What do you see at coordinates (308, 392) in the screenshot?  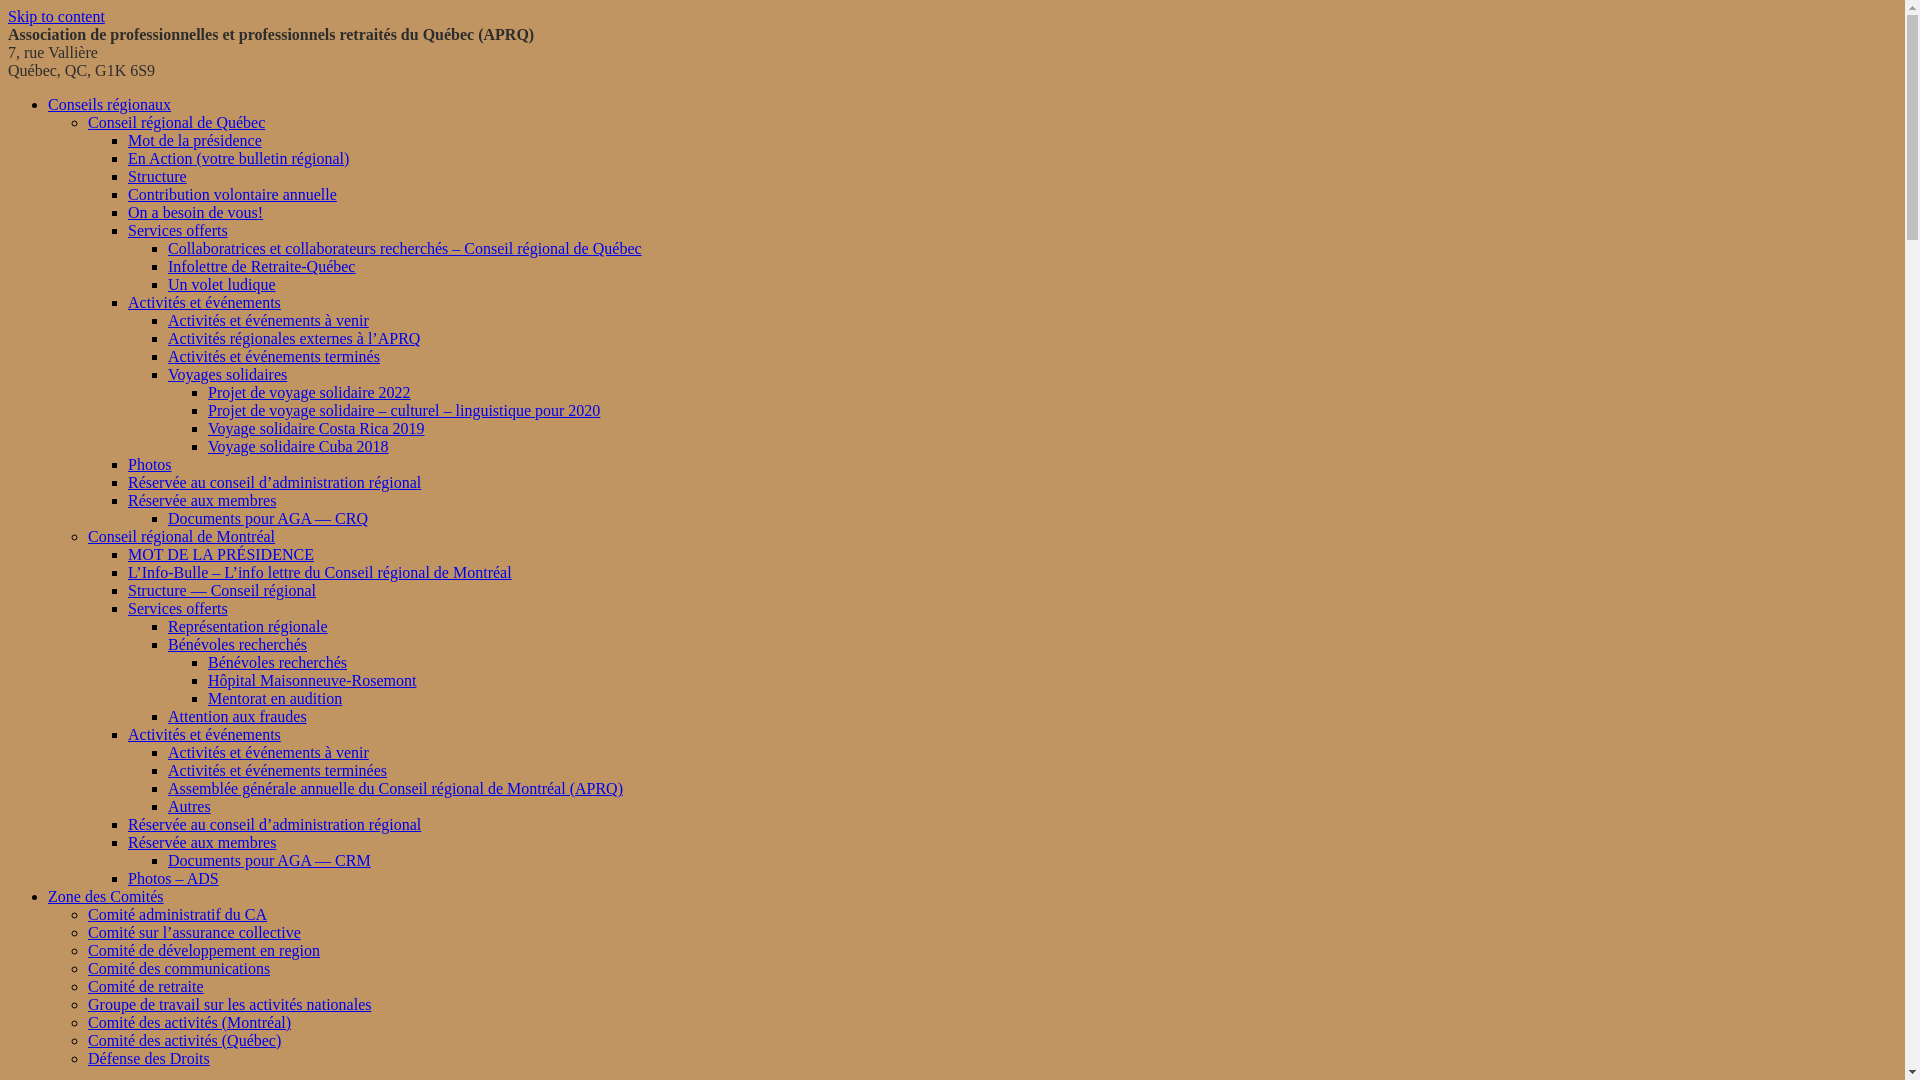 I see `'Projet de voyage solidaire 2022'` at bounding box center [308, 392].